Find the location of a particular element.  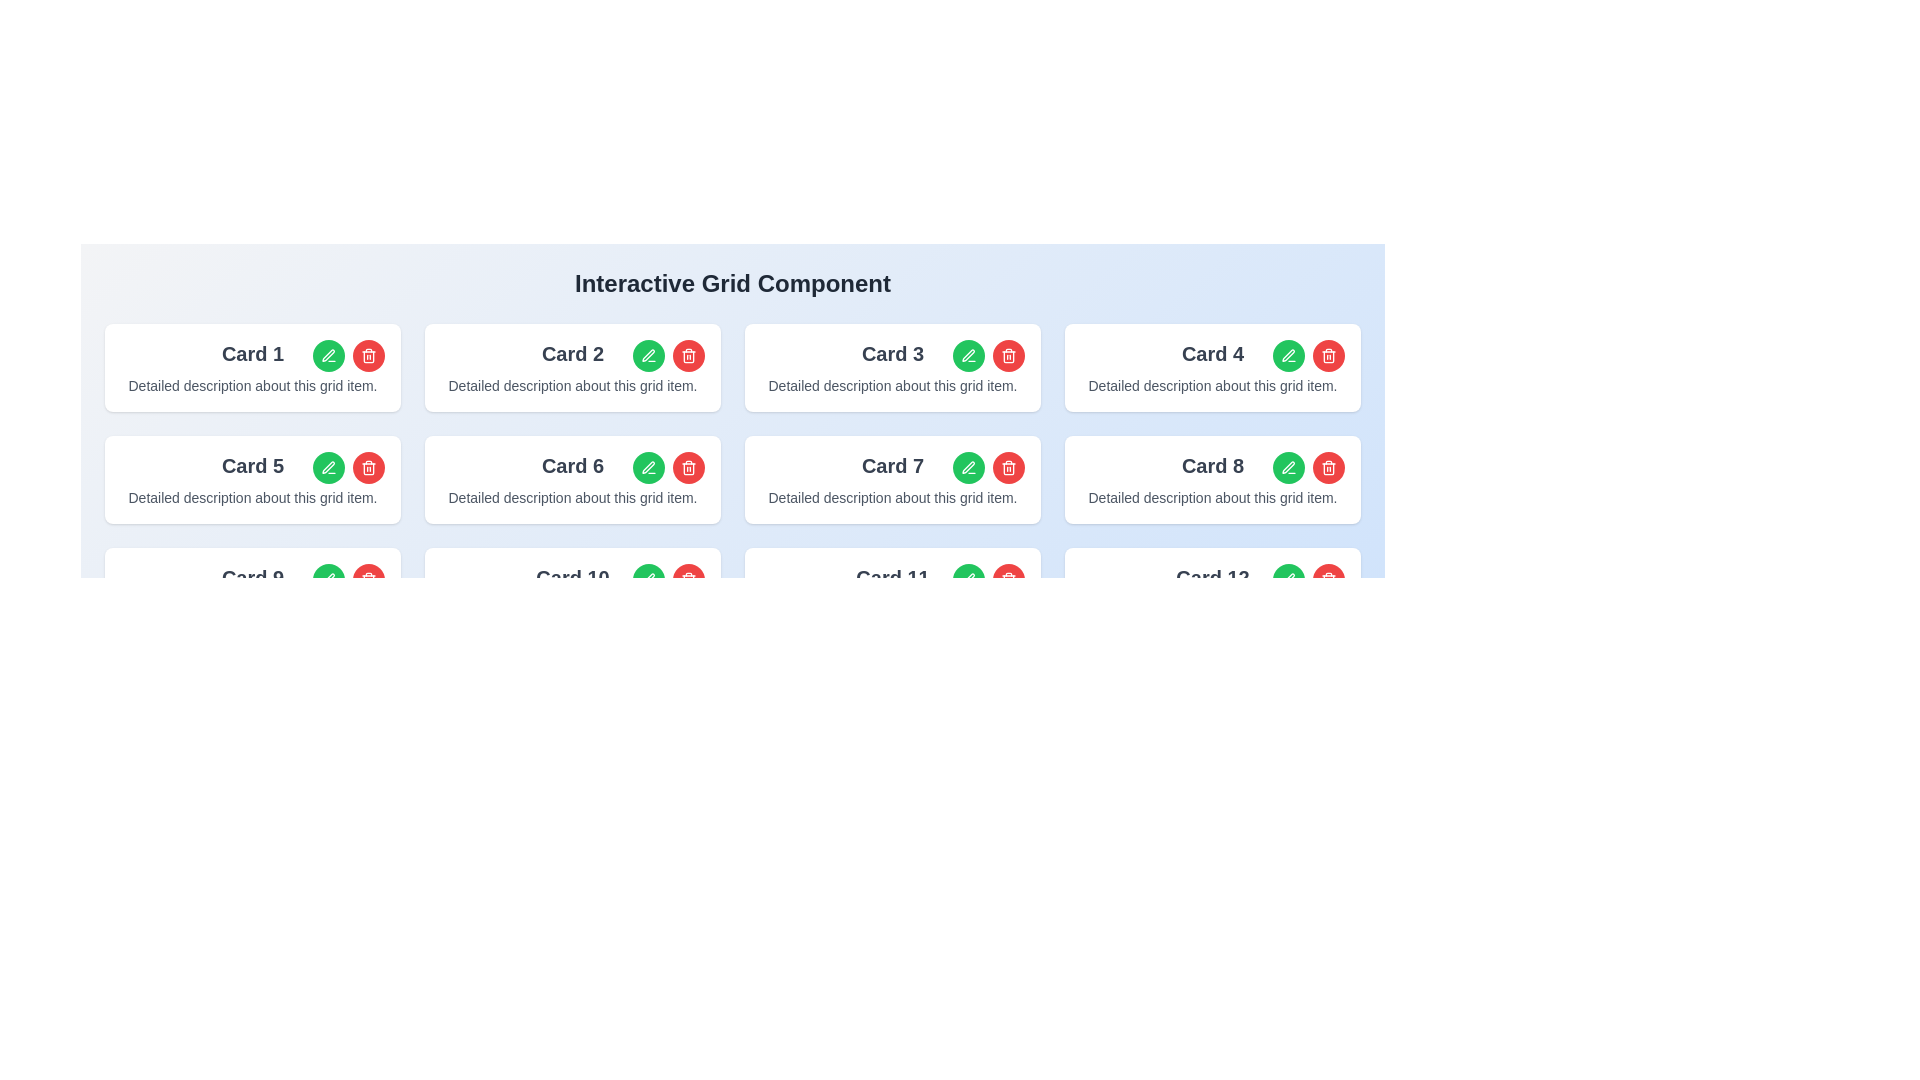

the trash bin icon located in the top-right corner of 'Card 4' is located at coordinates (1329, 469).